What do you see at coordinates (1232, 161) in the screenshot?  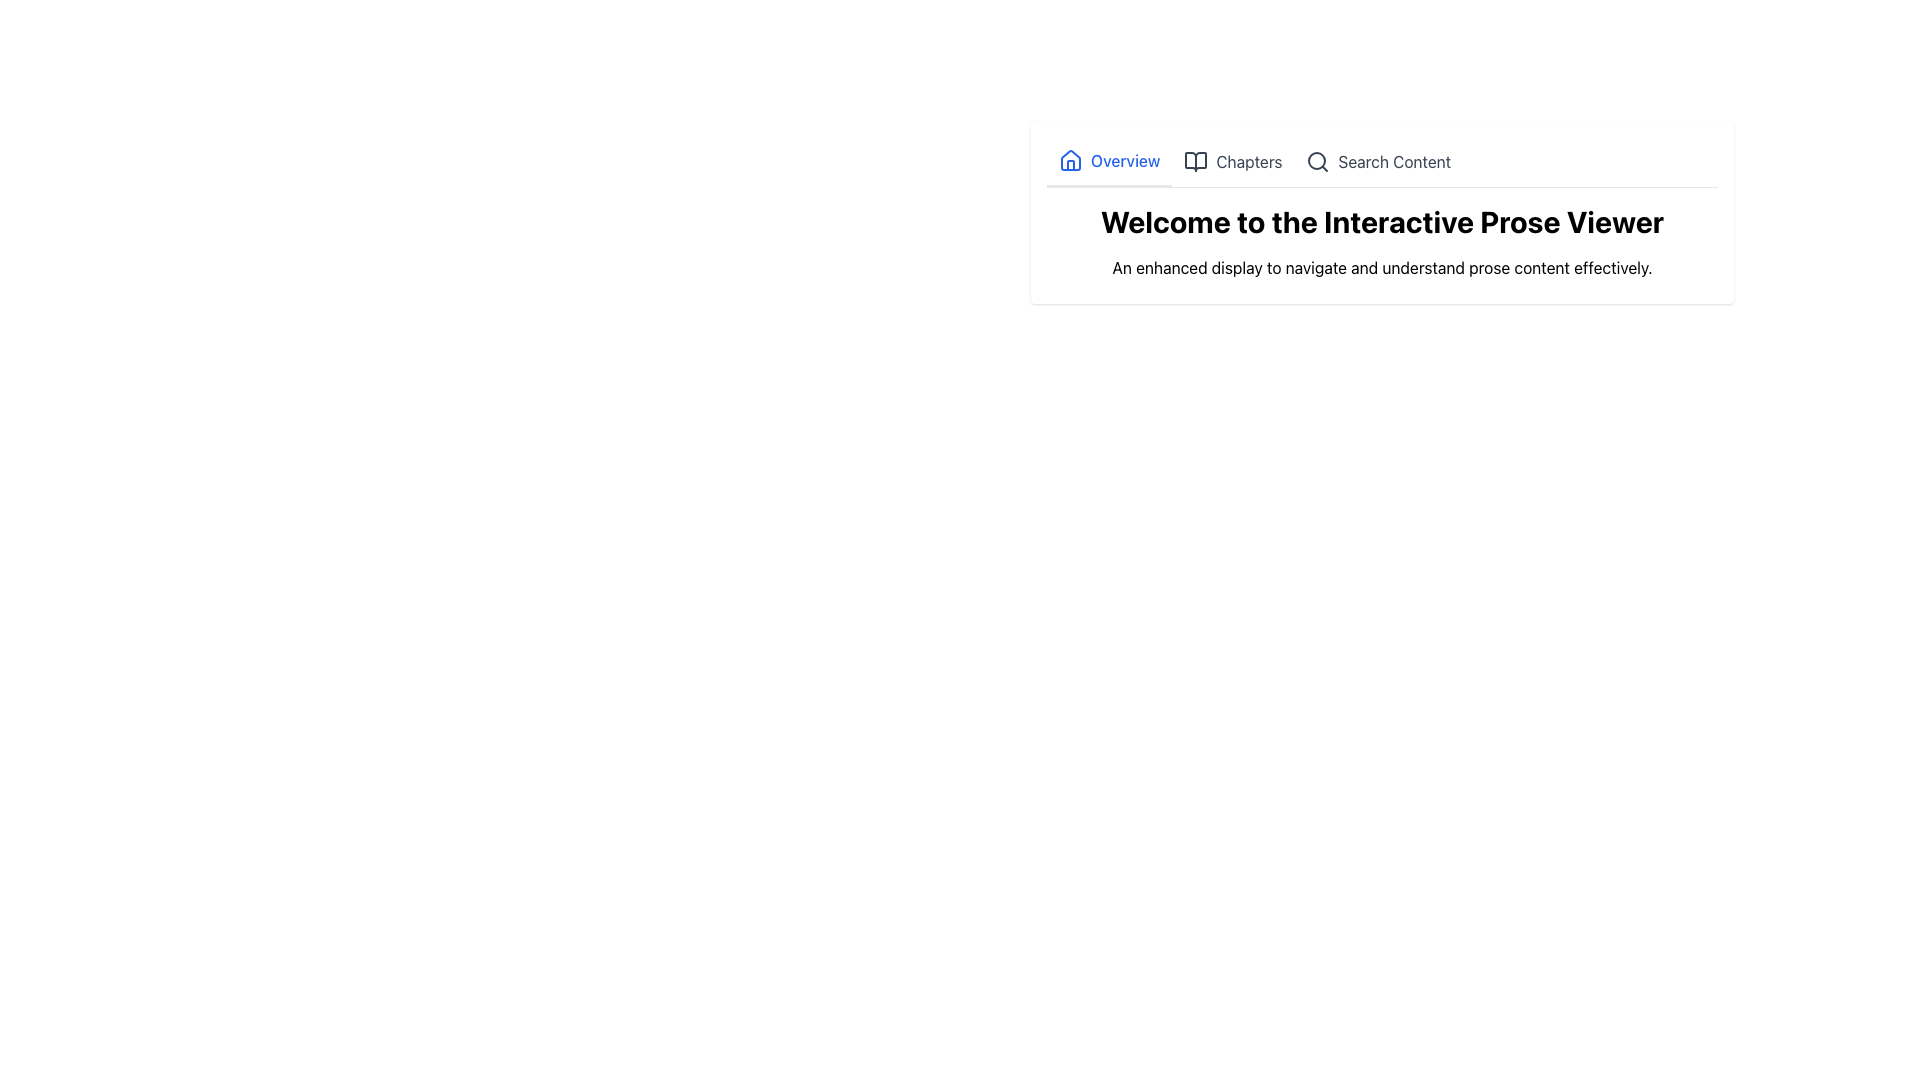 I see `the second Navigation Tab in the horizontal navigation bar` at bounding box center [1232, 161].